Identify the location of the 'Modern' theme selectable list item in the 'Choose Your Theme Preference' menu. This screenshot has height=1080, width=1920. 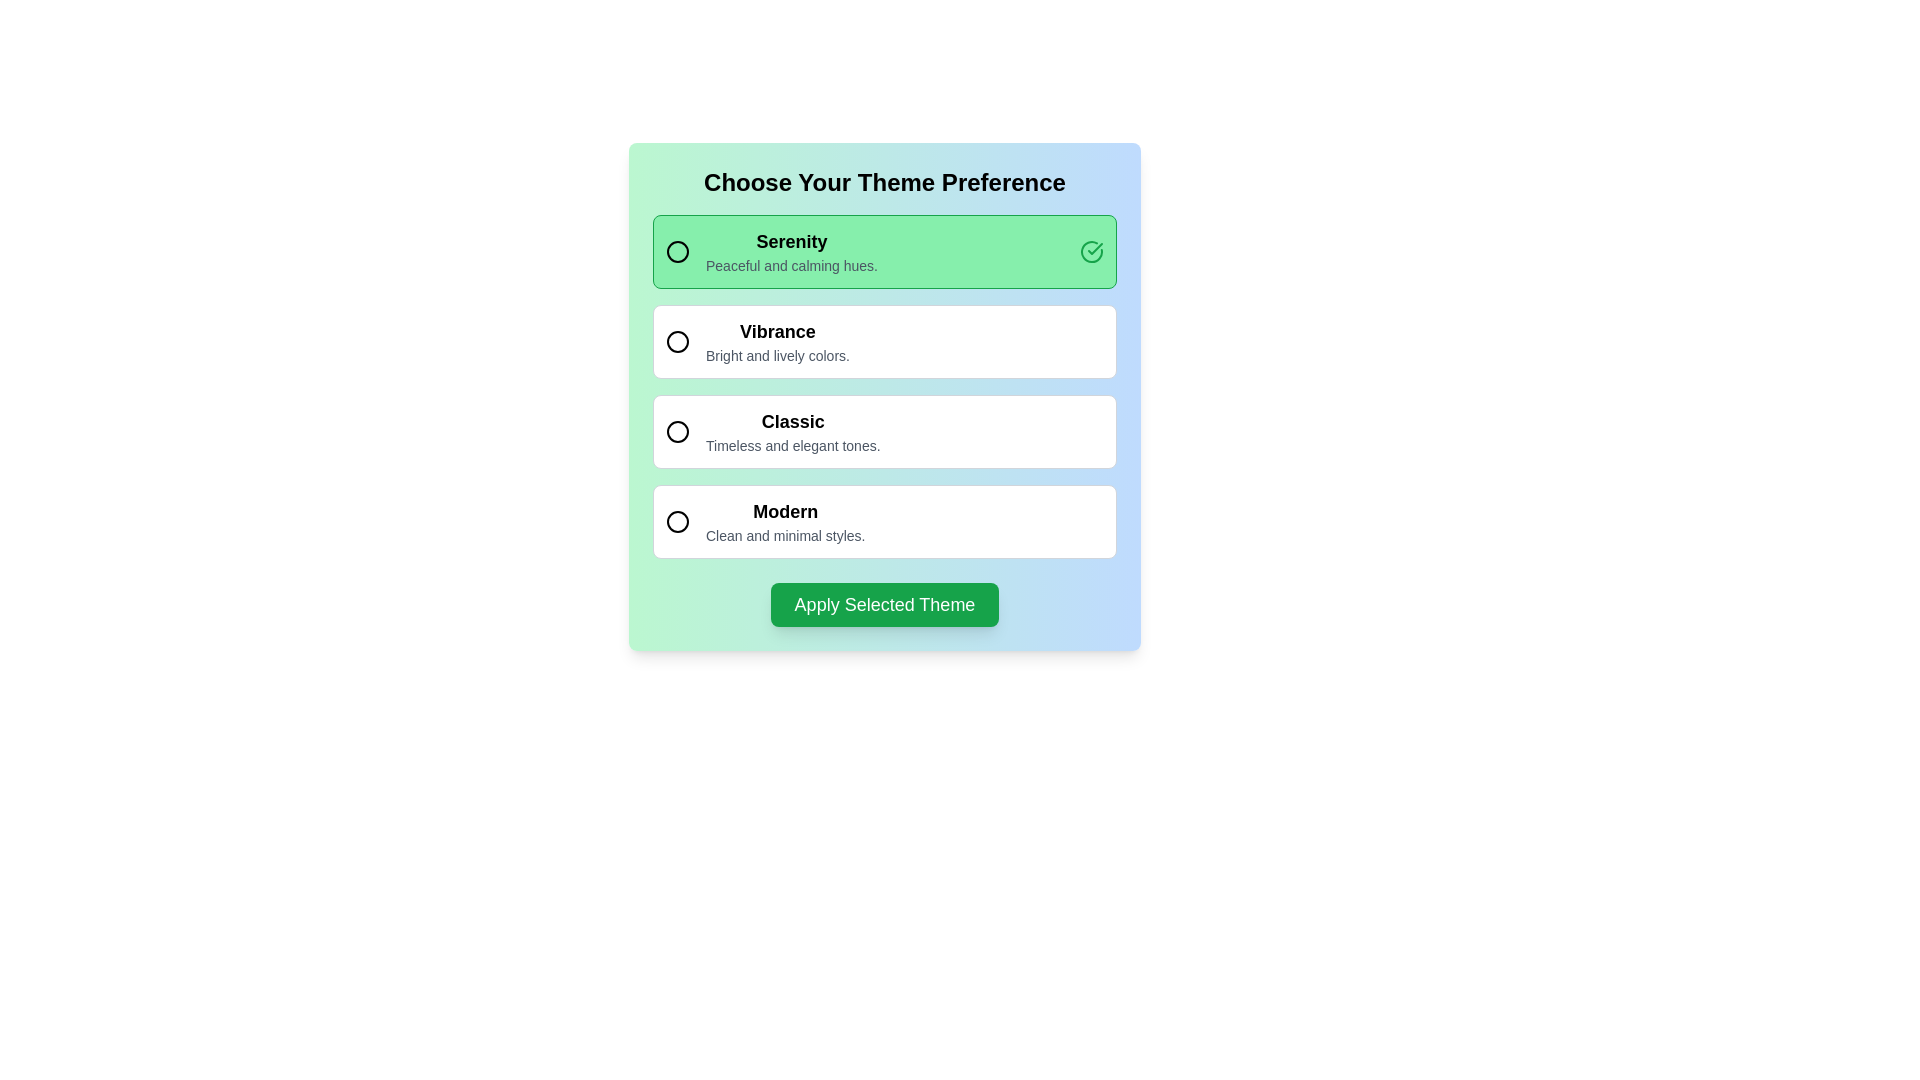
(764, 520).